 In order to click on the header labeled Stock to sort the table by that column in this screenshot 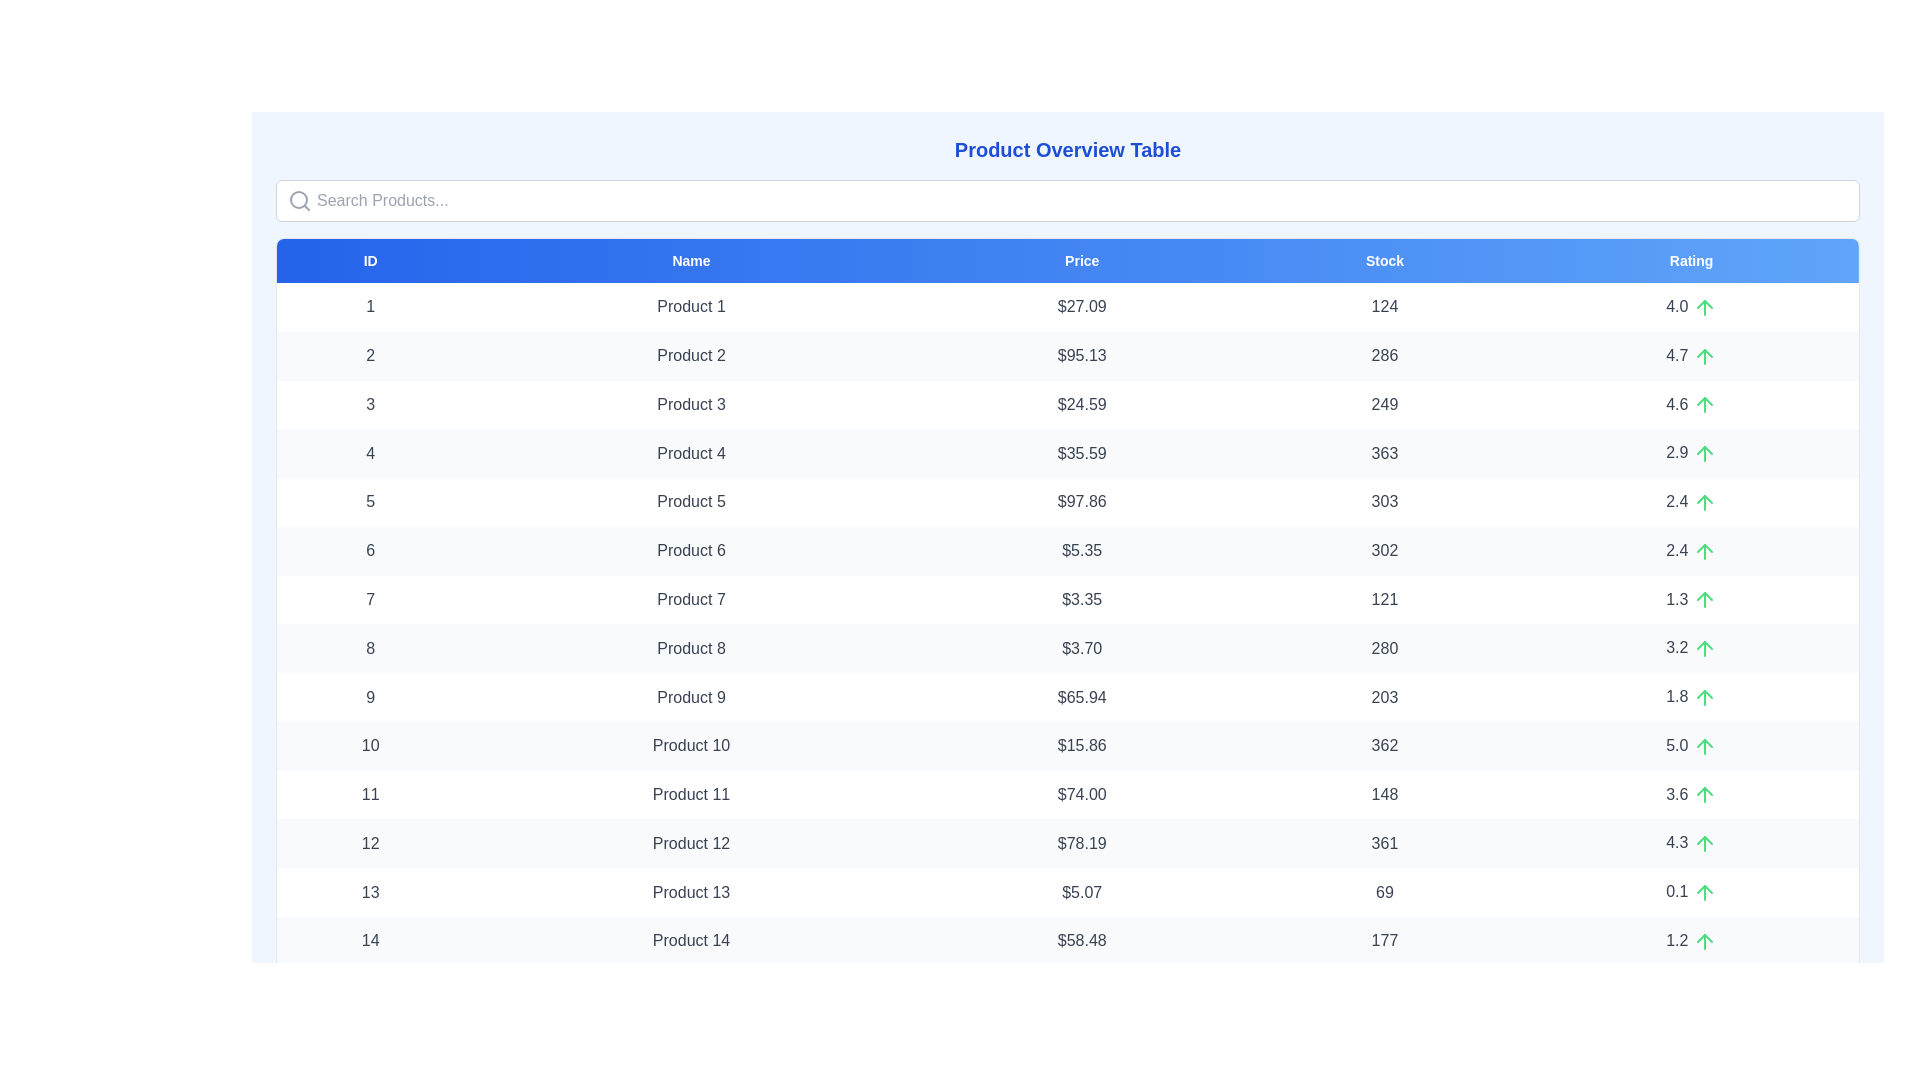, I will do `click(1383, 260)`.